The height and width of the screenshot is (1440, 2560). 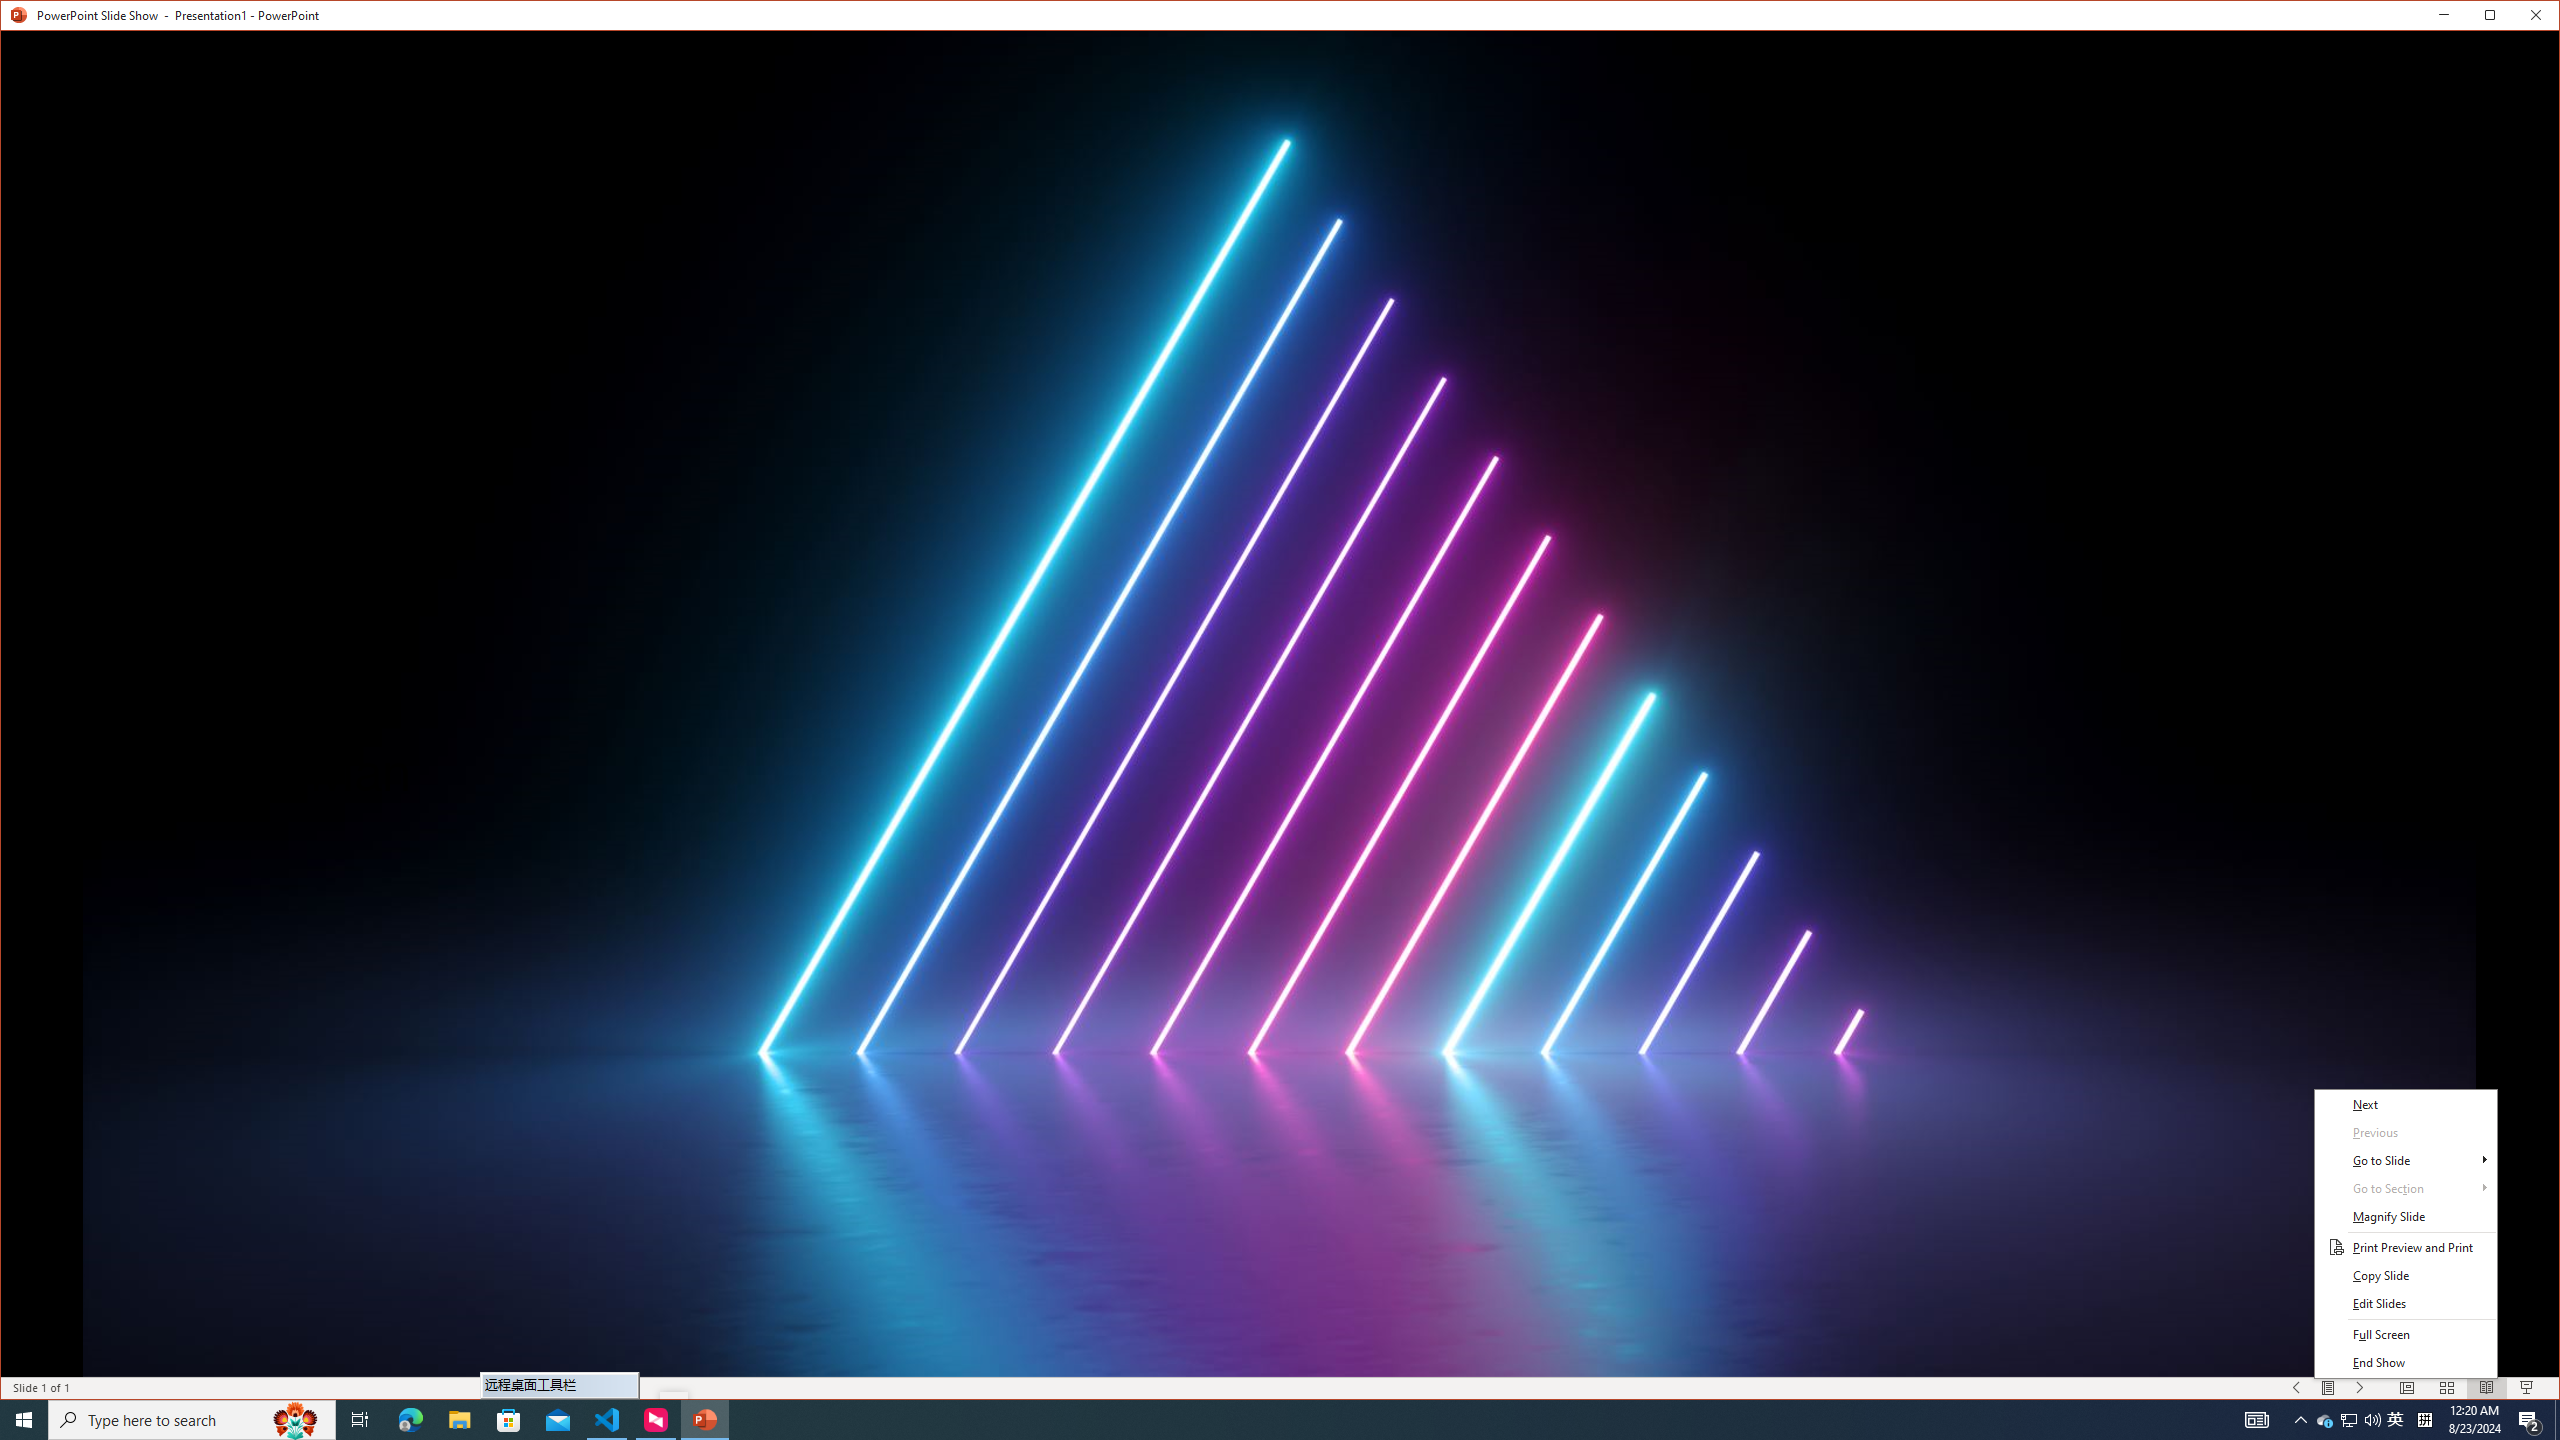 I want to click on 'Maximize', so click(x=2519, y=19).